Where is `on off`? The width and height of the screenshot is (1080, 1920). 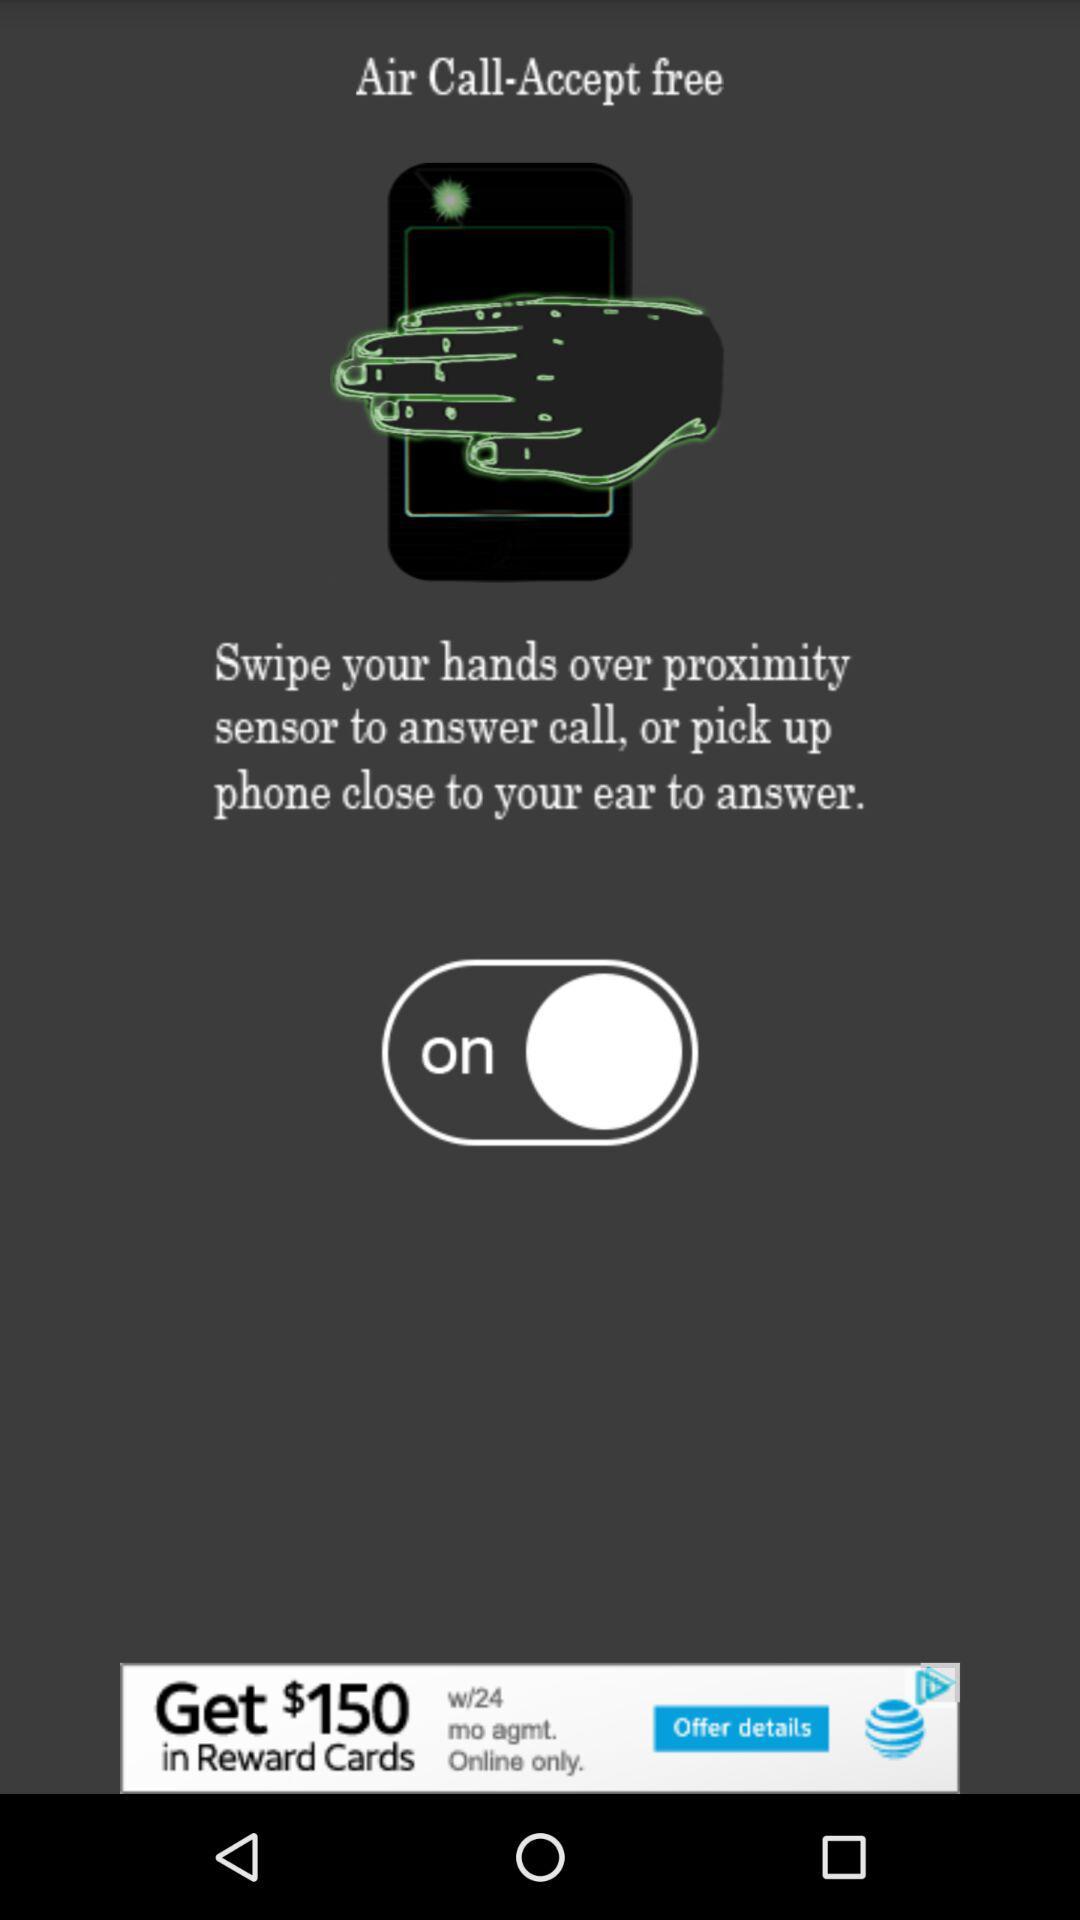
on off is located at coordinates (540, 1050).